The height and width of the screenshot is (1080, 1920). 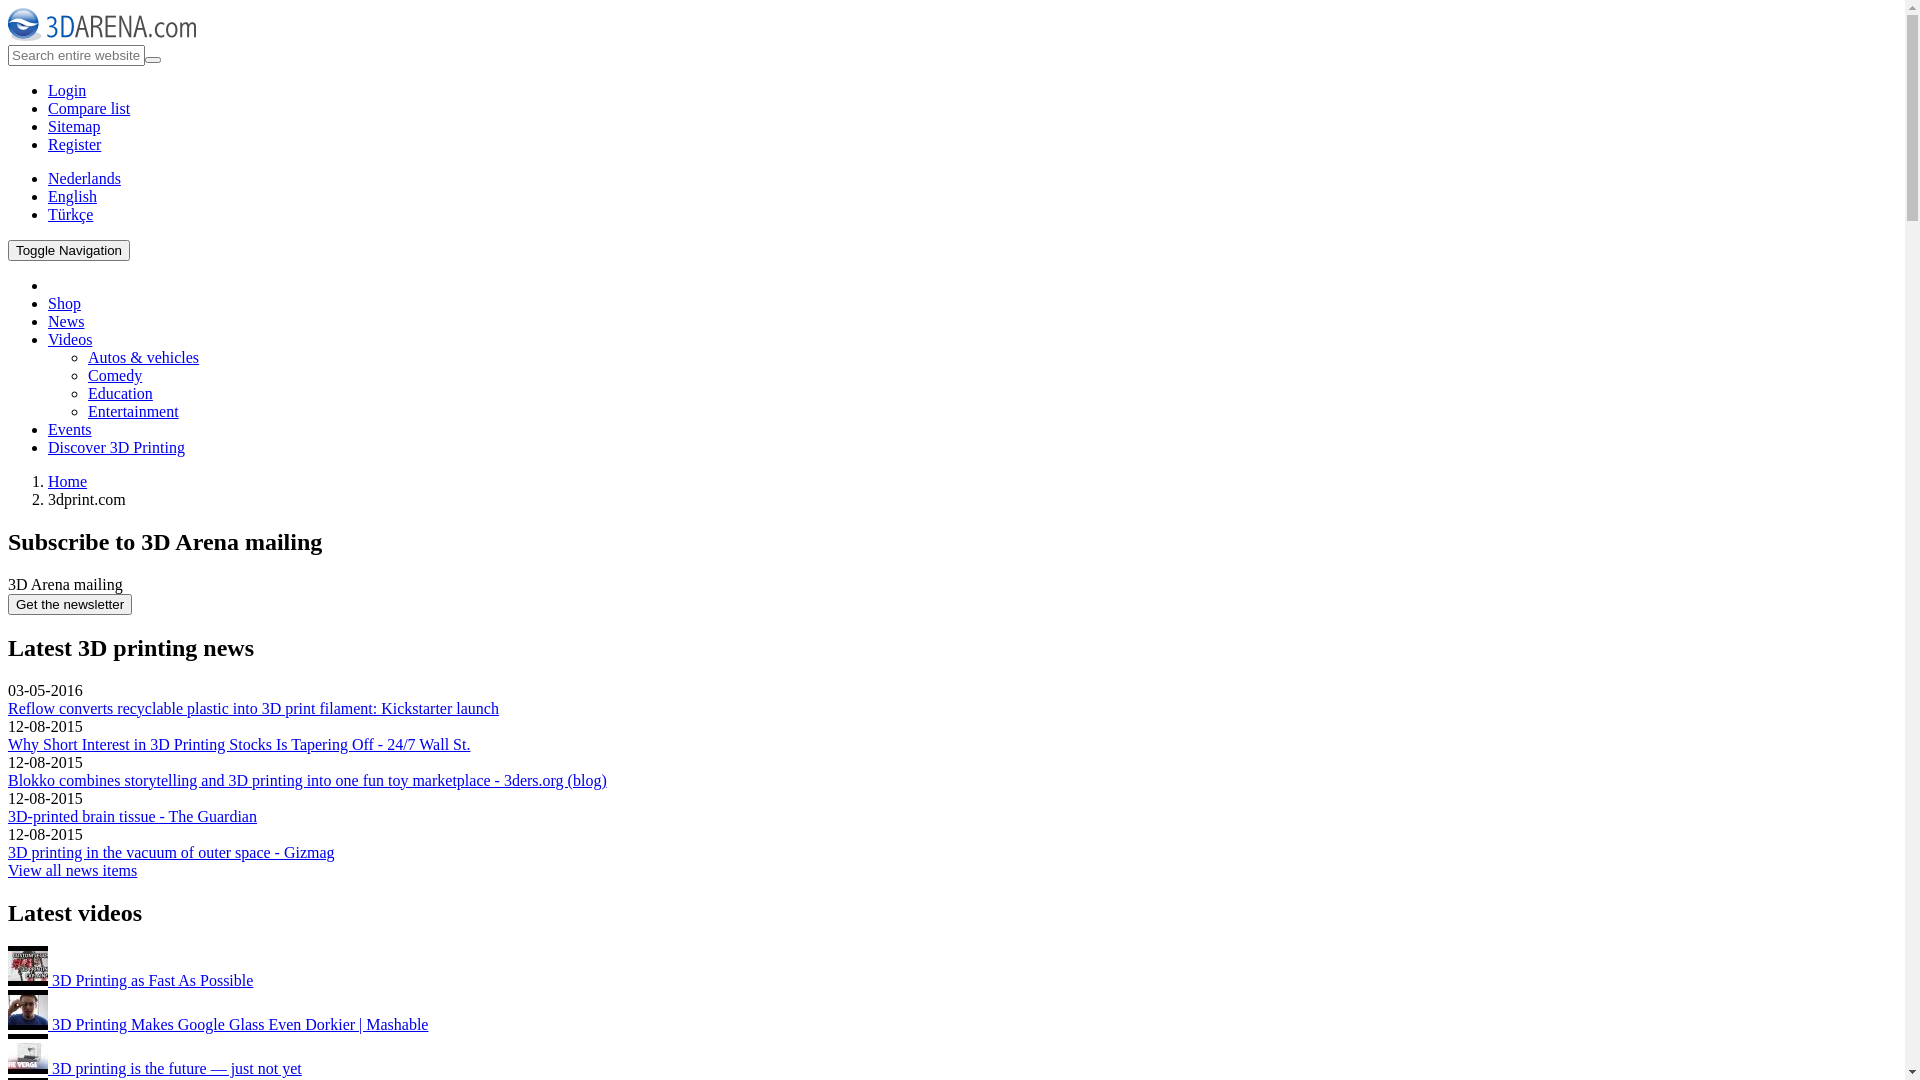 What do you see at coordinates (8, 8) in the screenshot?
I see `'Skip to main content'` at bounding box center [8, 8].